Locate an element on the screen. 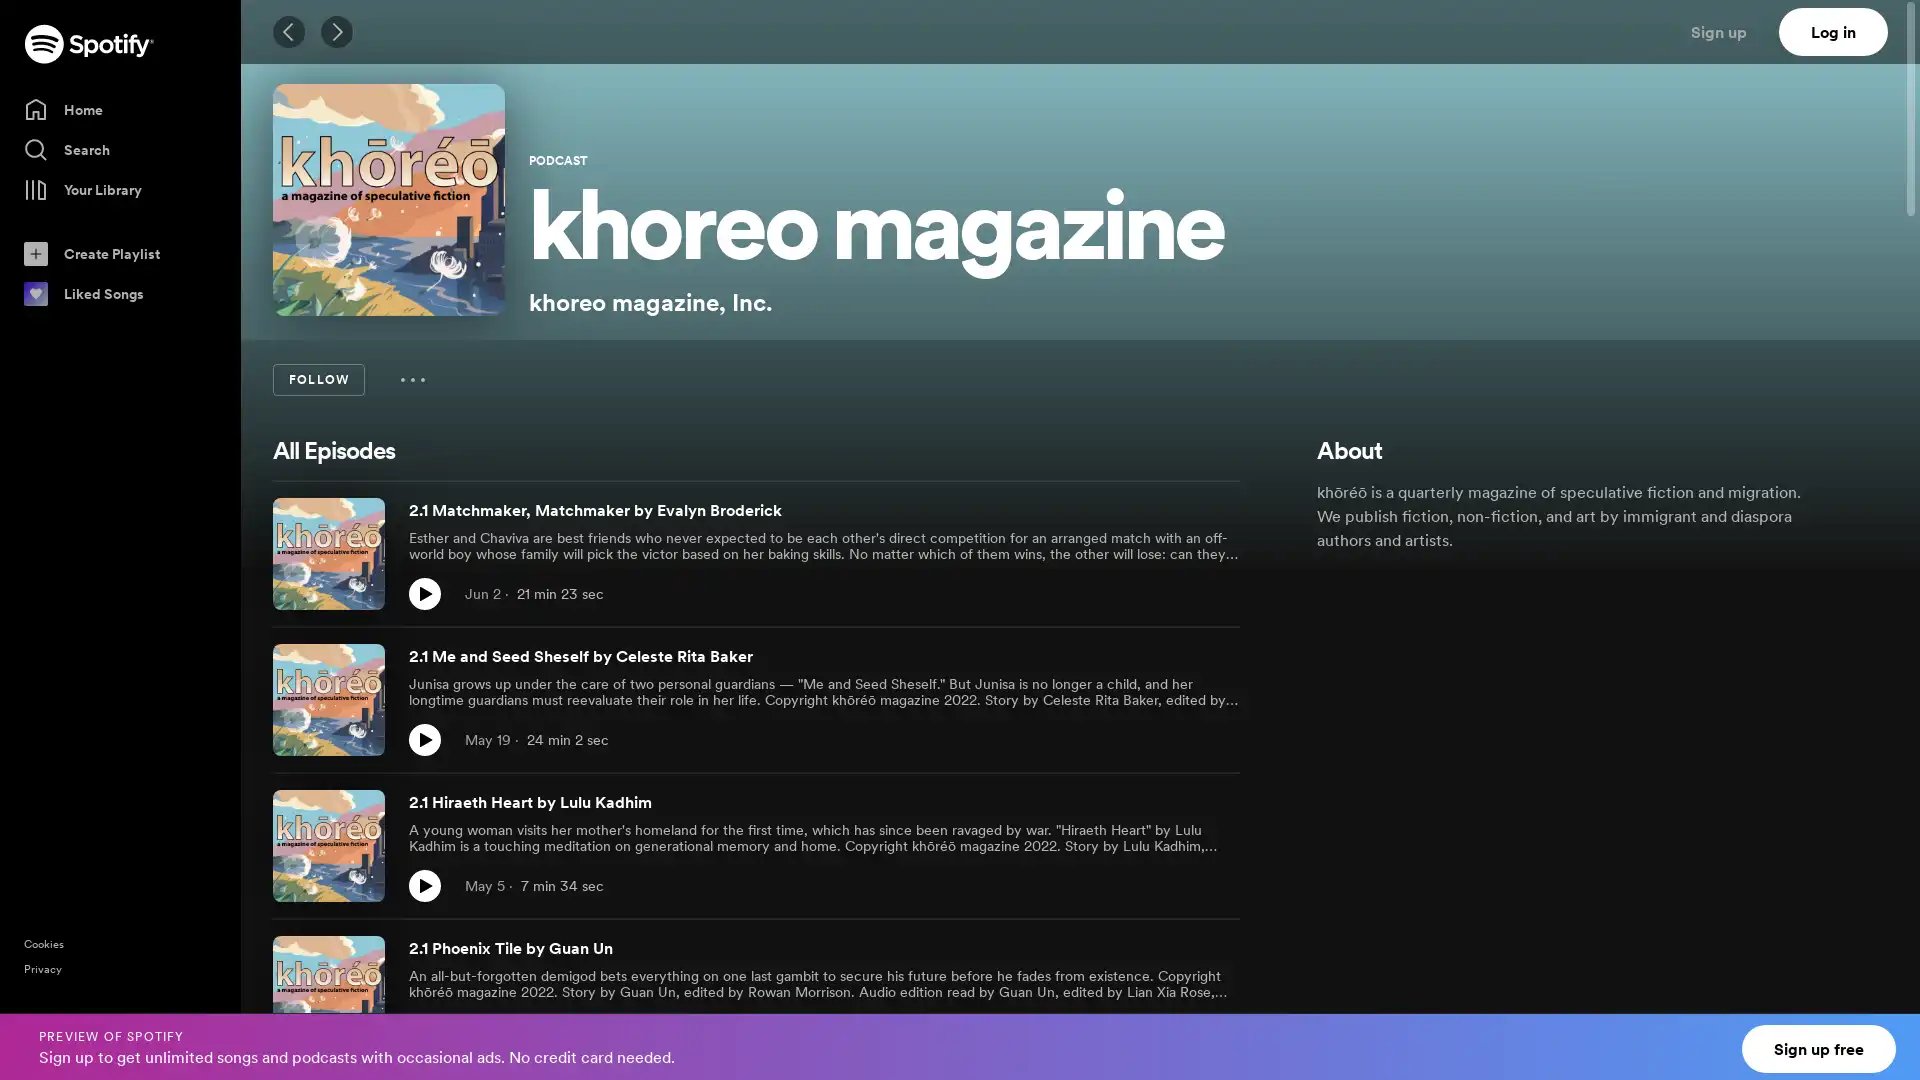 This screenshot has width=1920, height=1080. Play 2.1 Matchmaker, Matchmaker by Evalyn Broderick by khoreo magazine is located at coordinates (424, 593).